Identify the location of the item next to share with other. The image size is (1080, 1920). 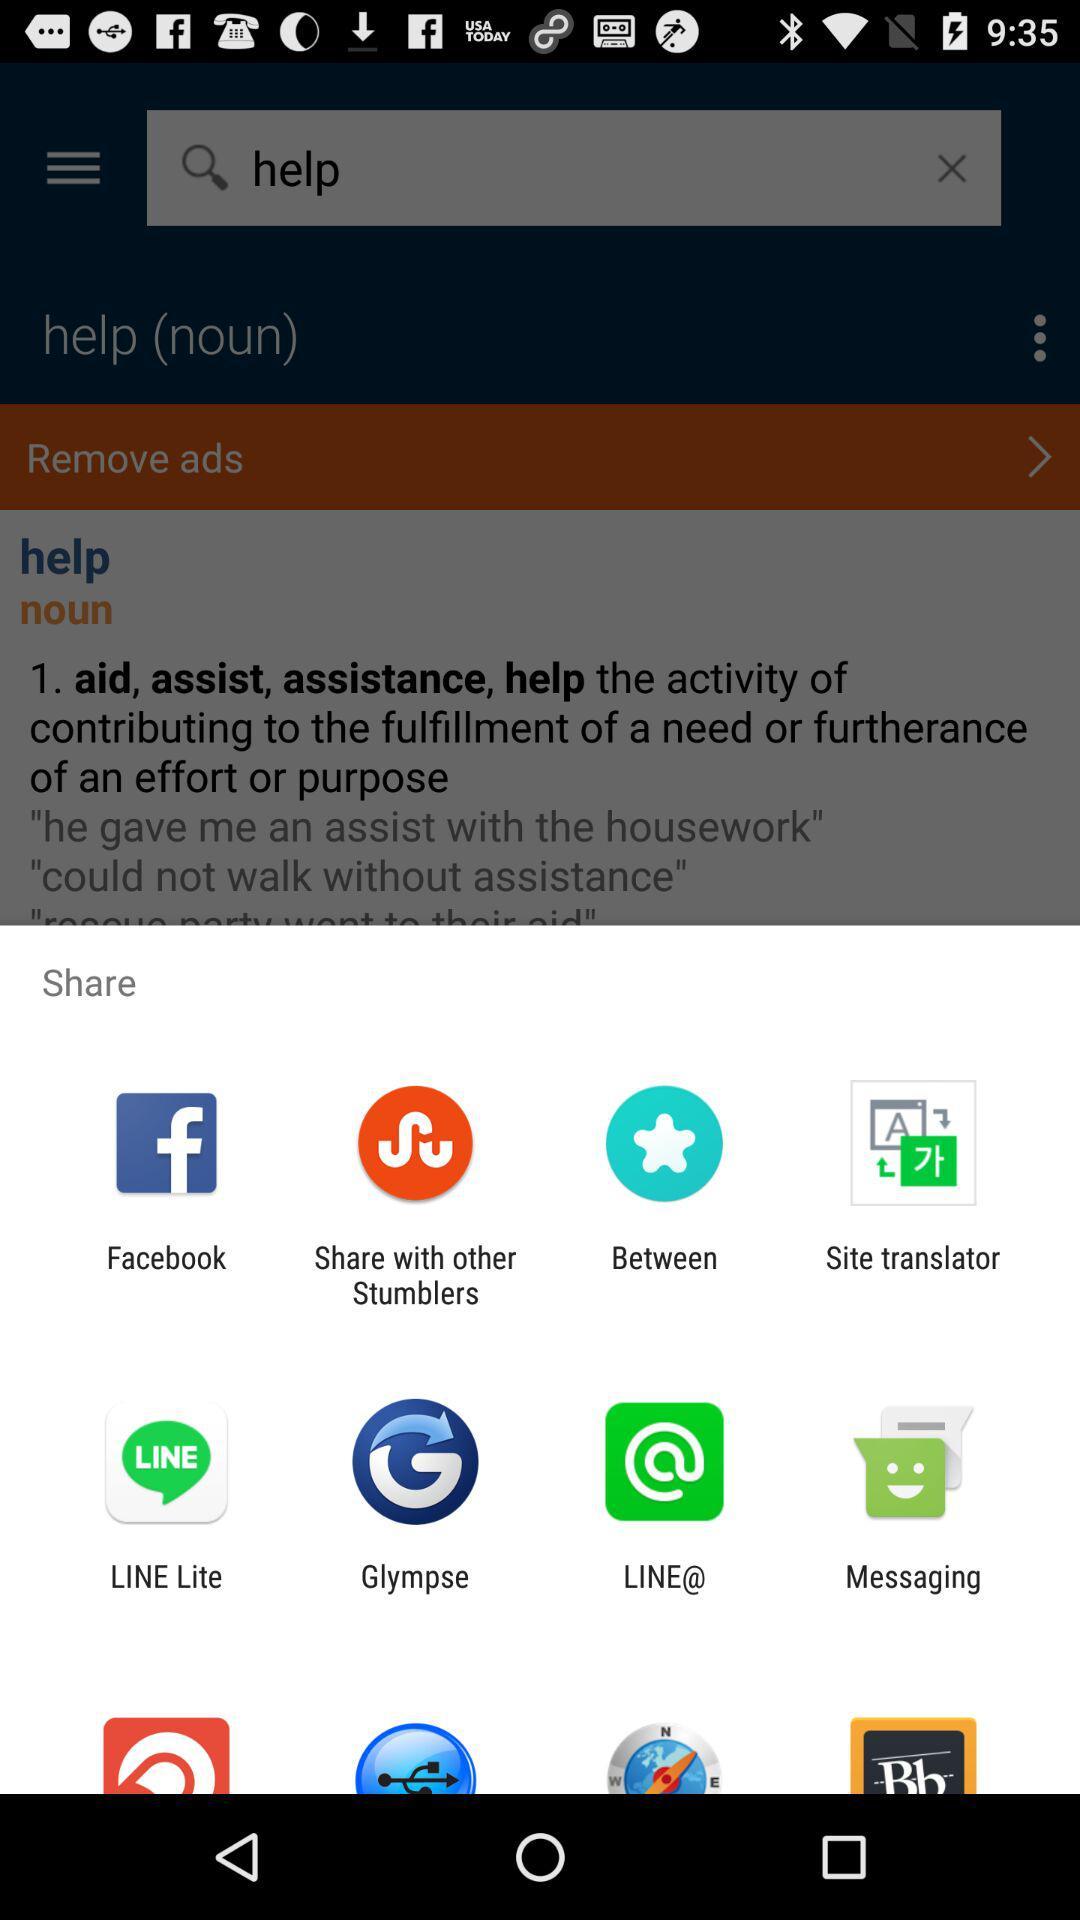
(664, 1274).